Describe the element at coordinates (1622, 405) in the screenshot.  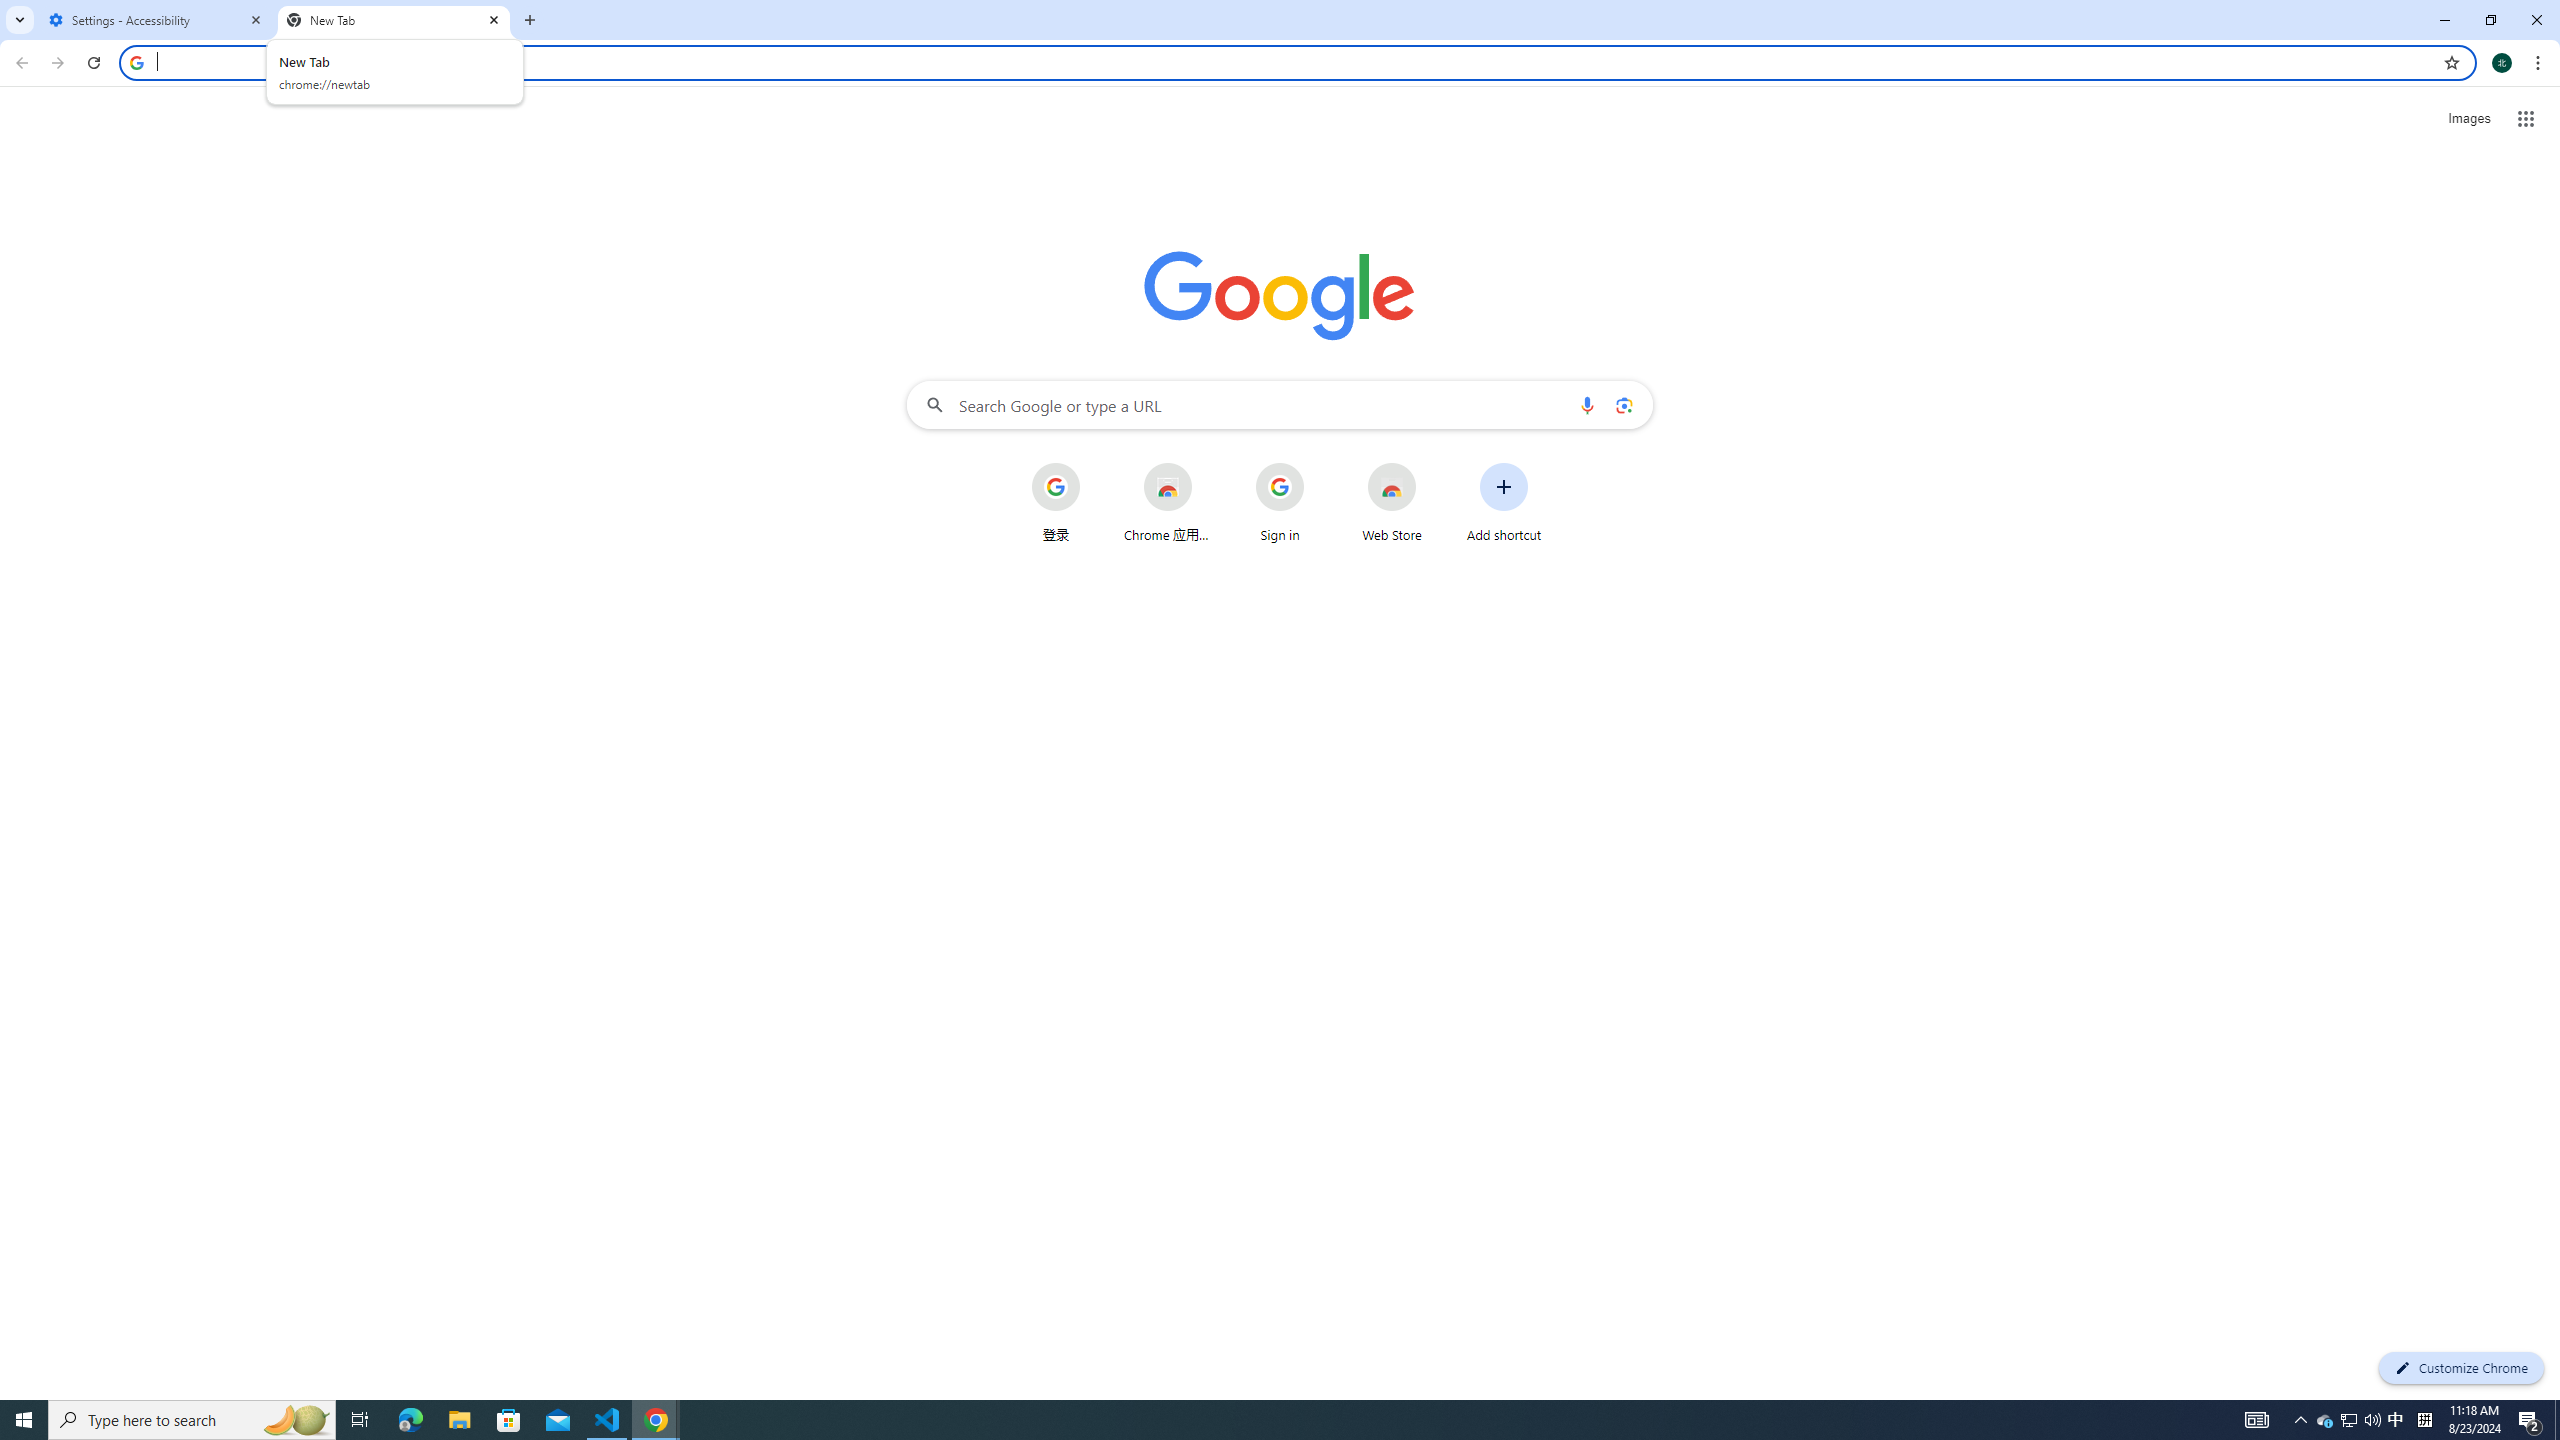
I see `'Search by image'` at that location.